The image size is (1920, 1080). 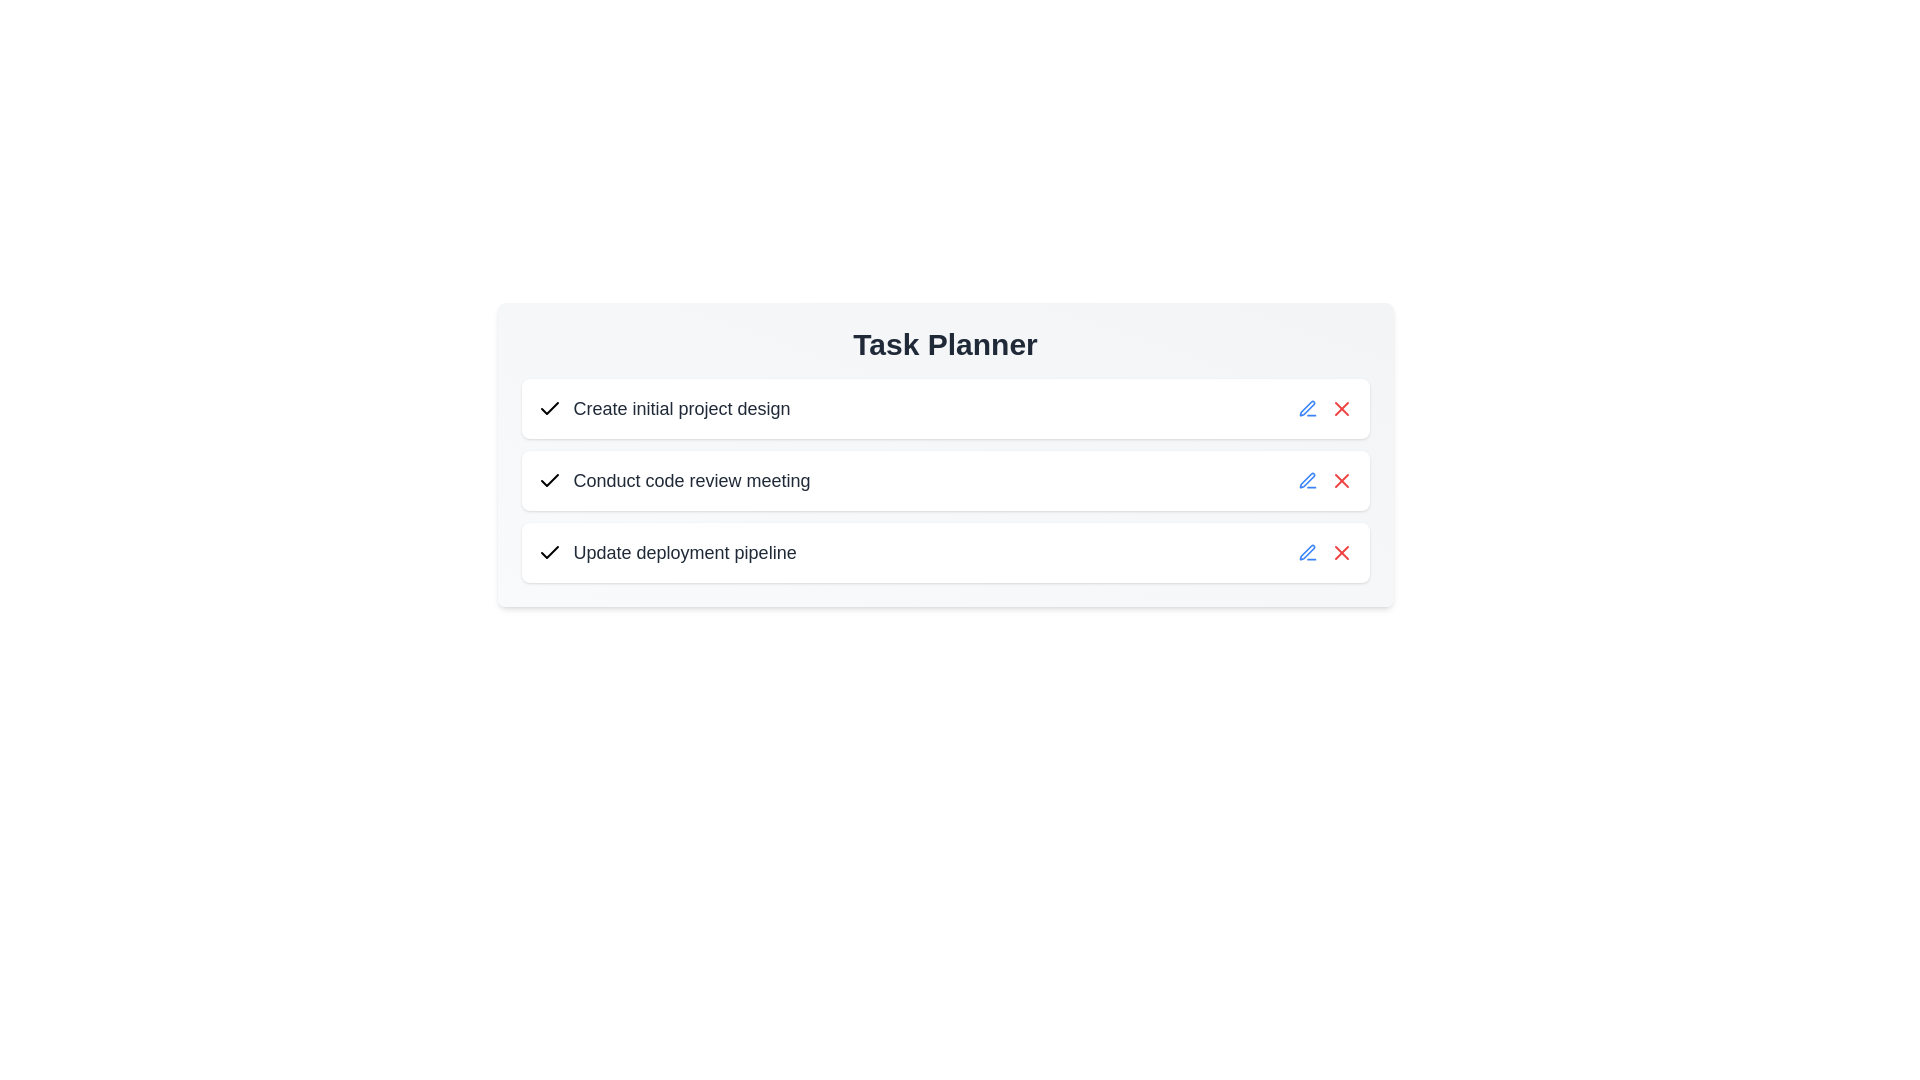 What do you see at coordinates (1307, 407) in the screenshot?
I see `the blue pen icon associated with editing features in the task planner interface` at bounding box center [1307, 407].